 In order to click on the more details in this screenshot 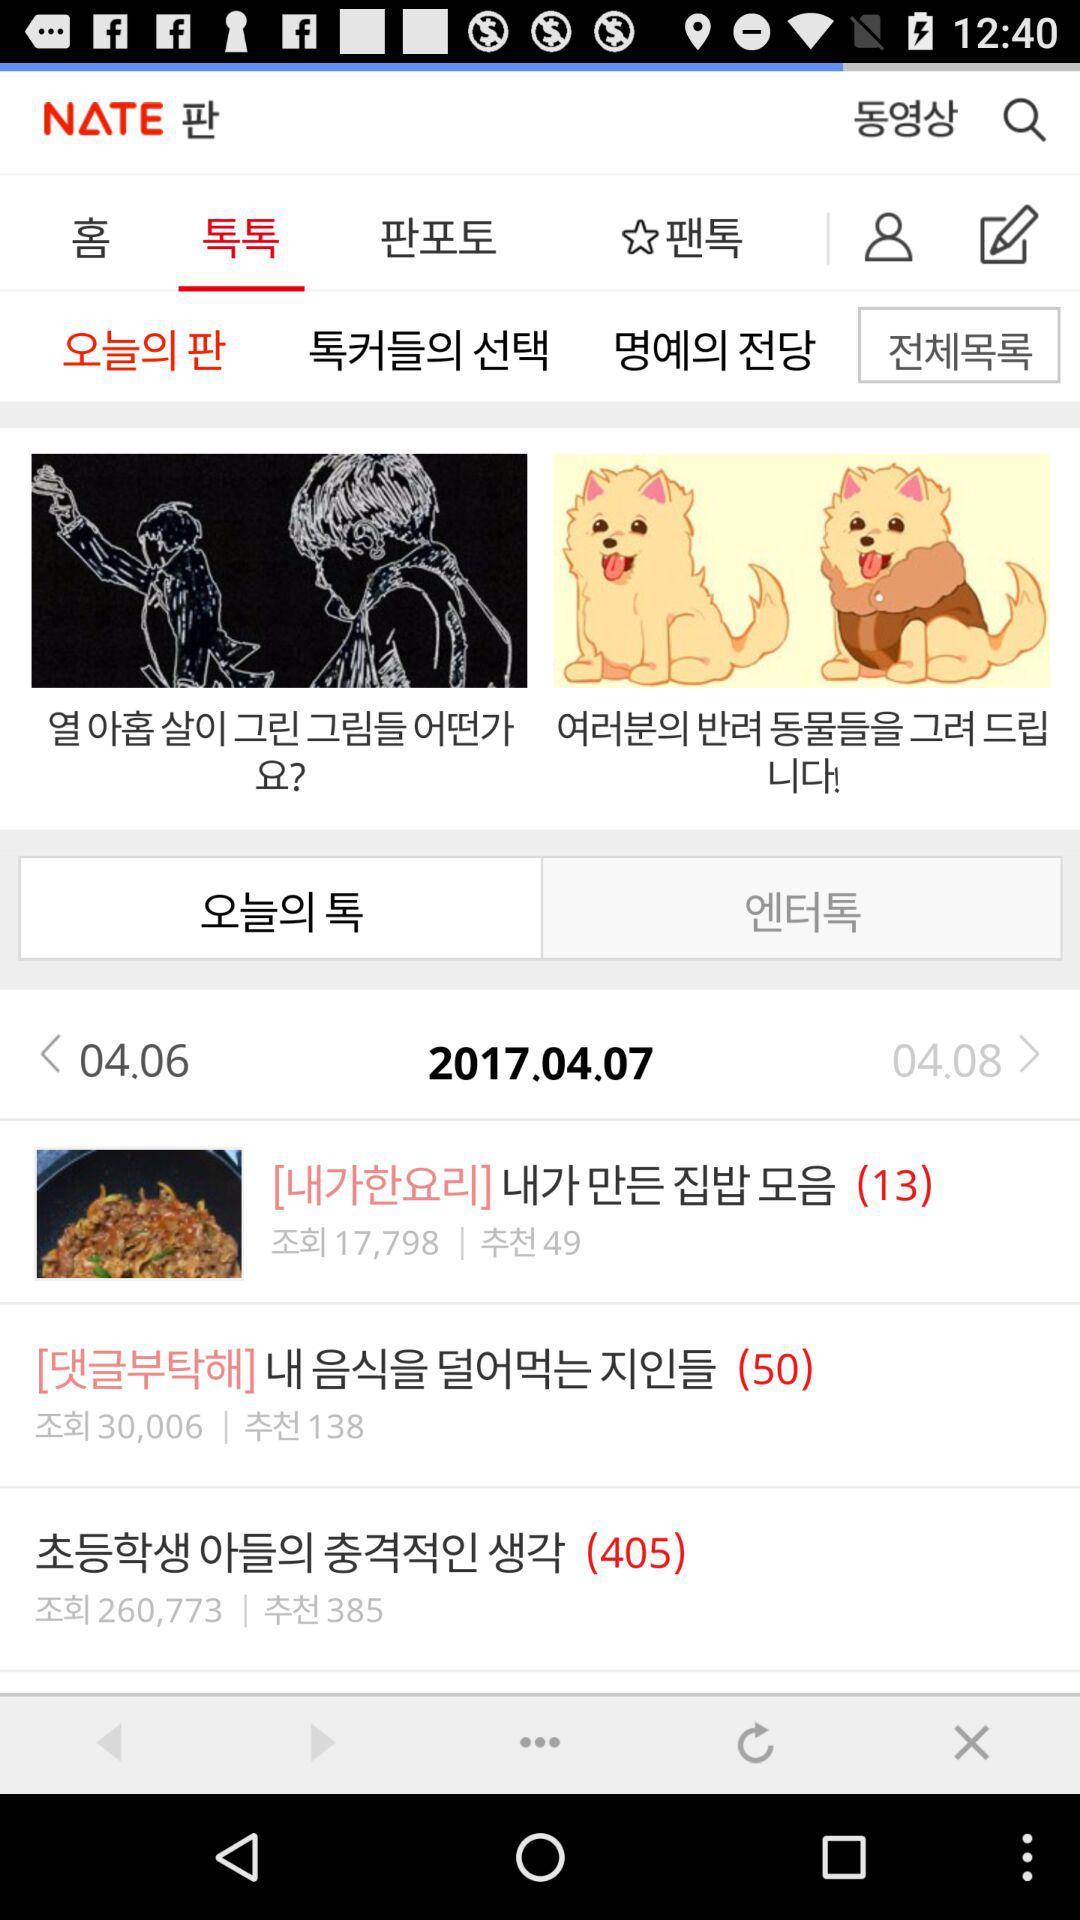, I will do `click(540, 1741)`.